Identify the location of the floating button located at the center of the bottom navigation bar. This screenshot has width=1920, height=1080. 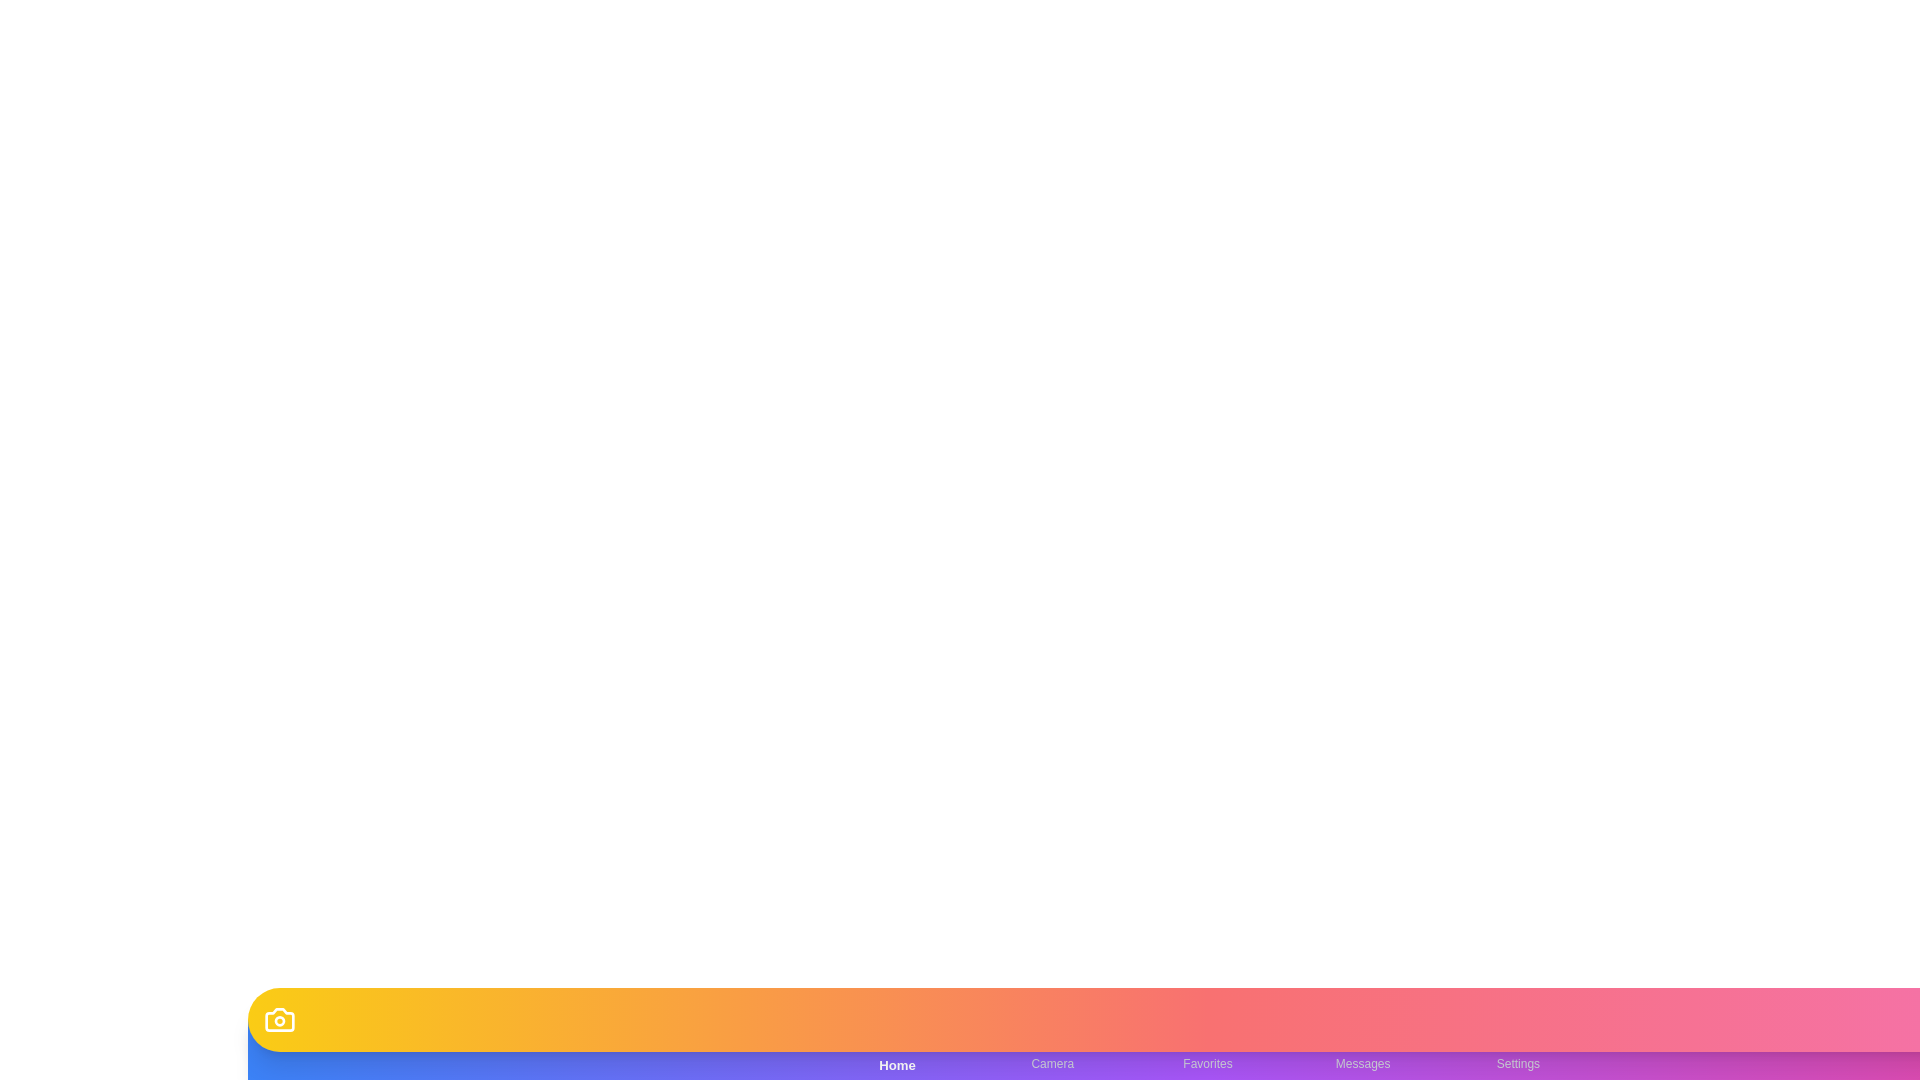
(1207, 1019).